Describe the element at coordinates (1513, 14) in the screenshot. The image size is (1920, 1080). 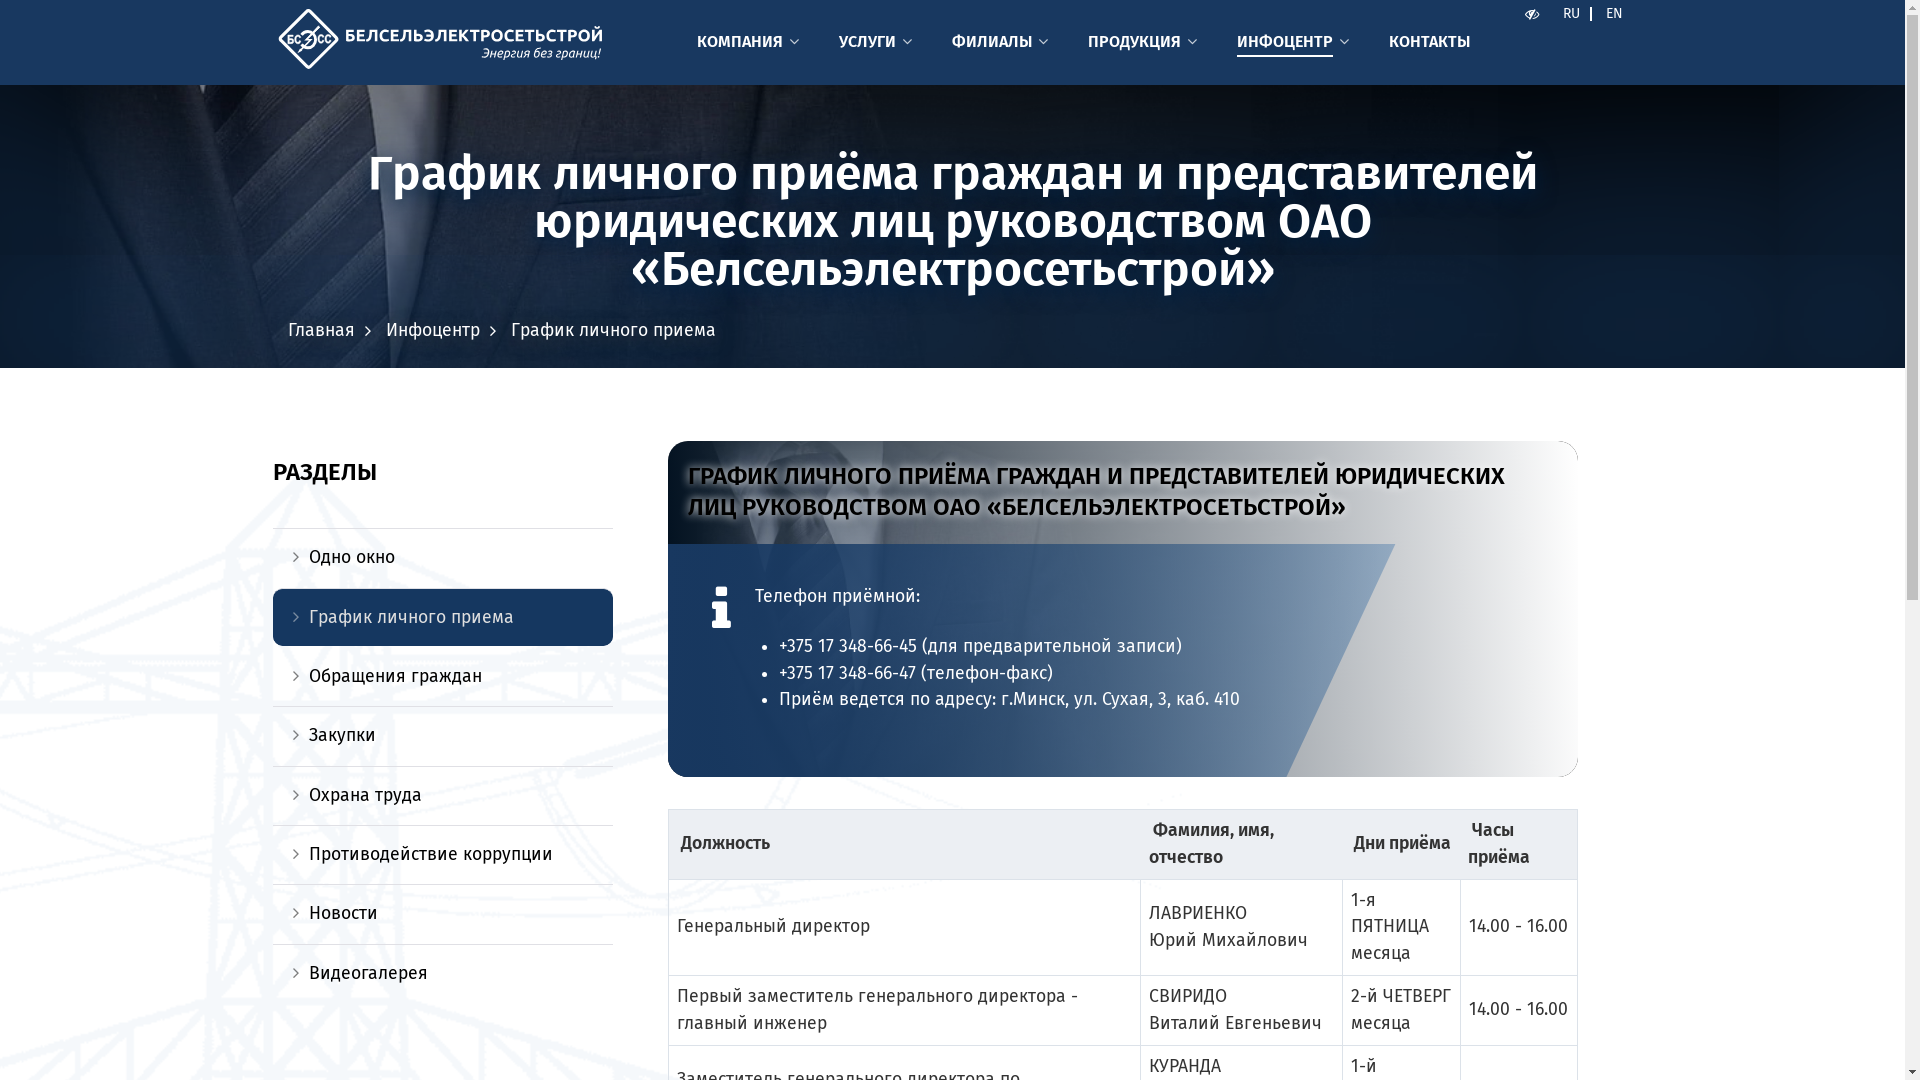
I see `' '` at that location.